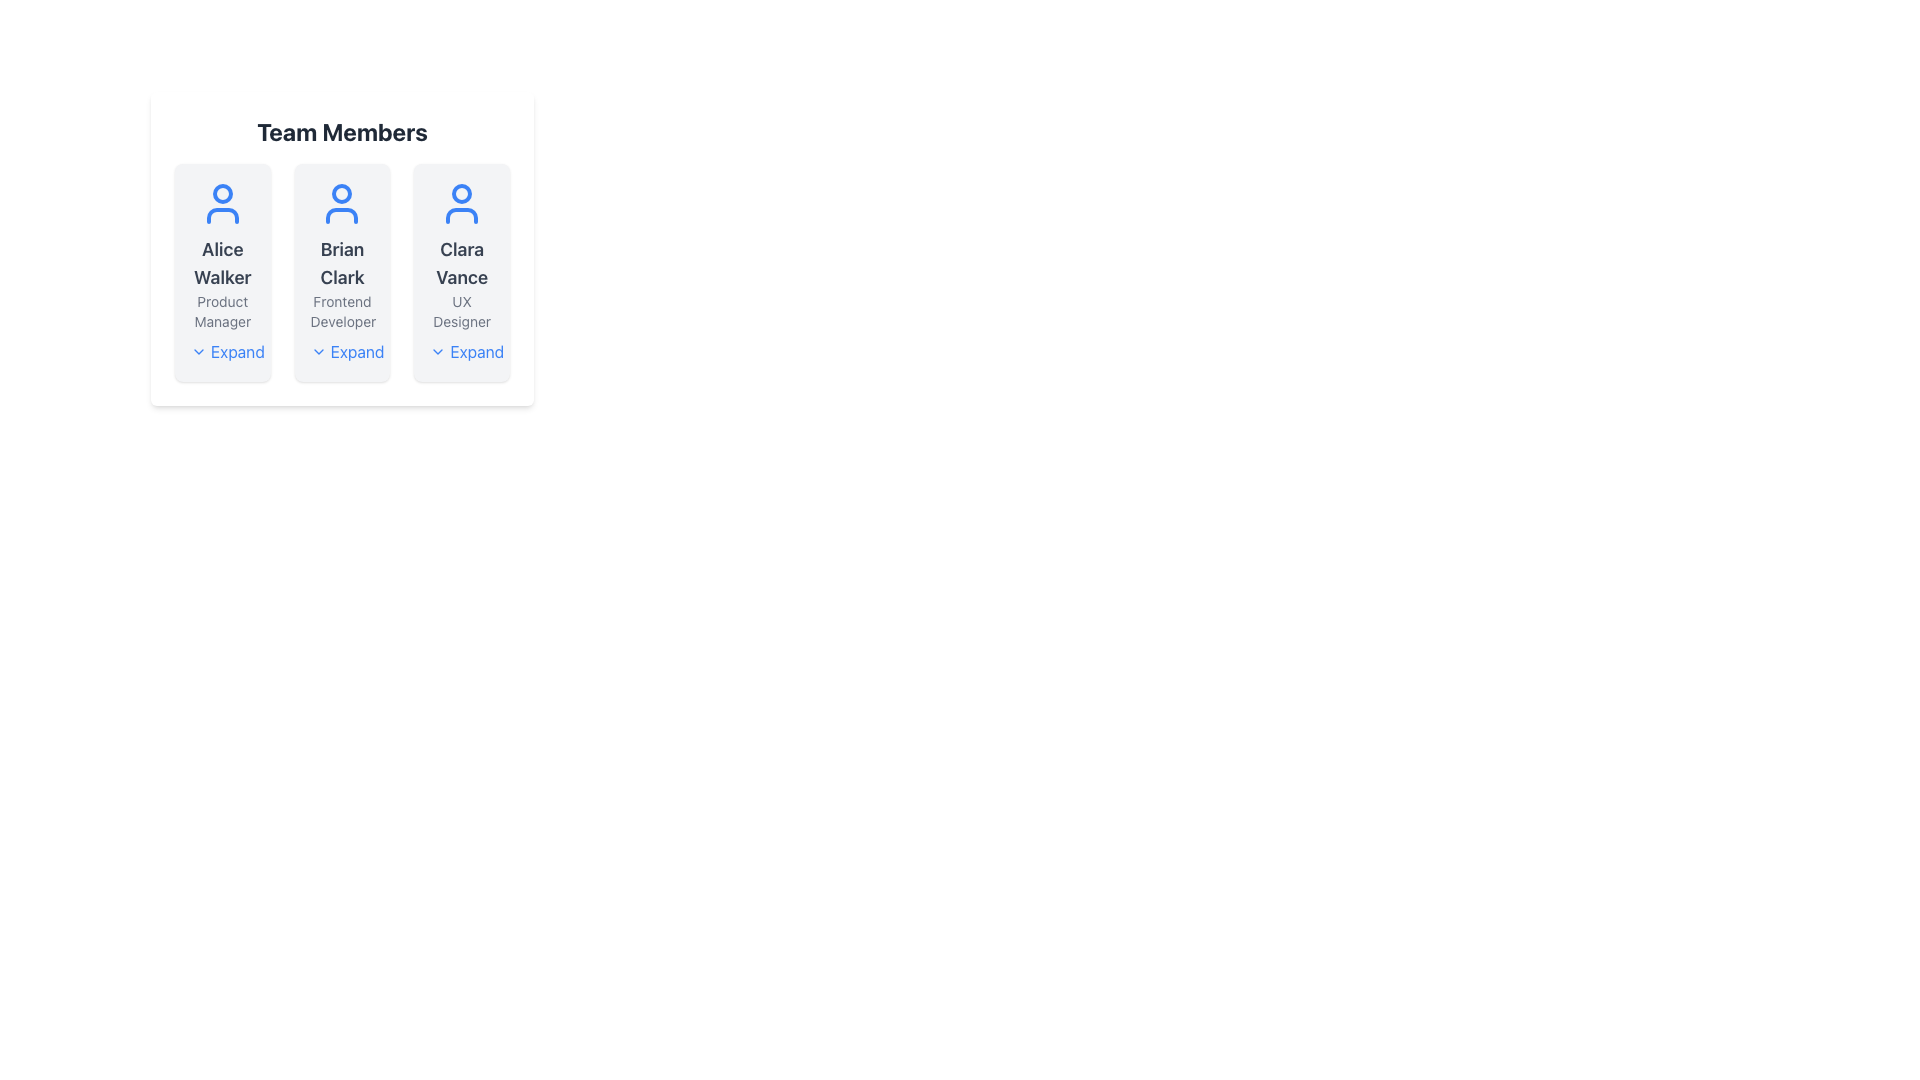 This screenshot has width=1920, height=1080. What do you see at coordinates (222, 204) in the screenshot?
I see `the static icon representing user 'Alice Walker' in the 'Team Members' section, which is located above her name and role` at bounding box center [222, 204].